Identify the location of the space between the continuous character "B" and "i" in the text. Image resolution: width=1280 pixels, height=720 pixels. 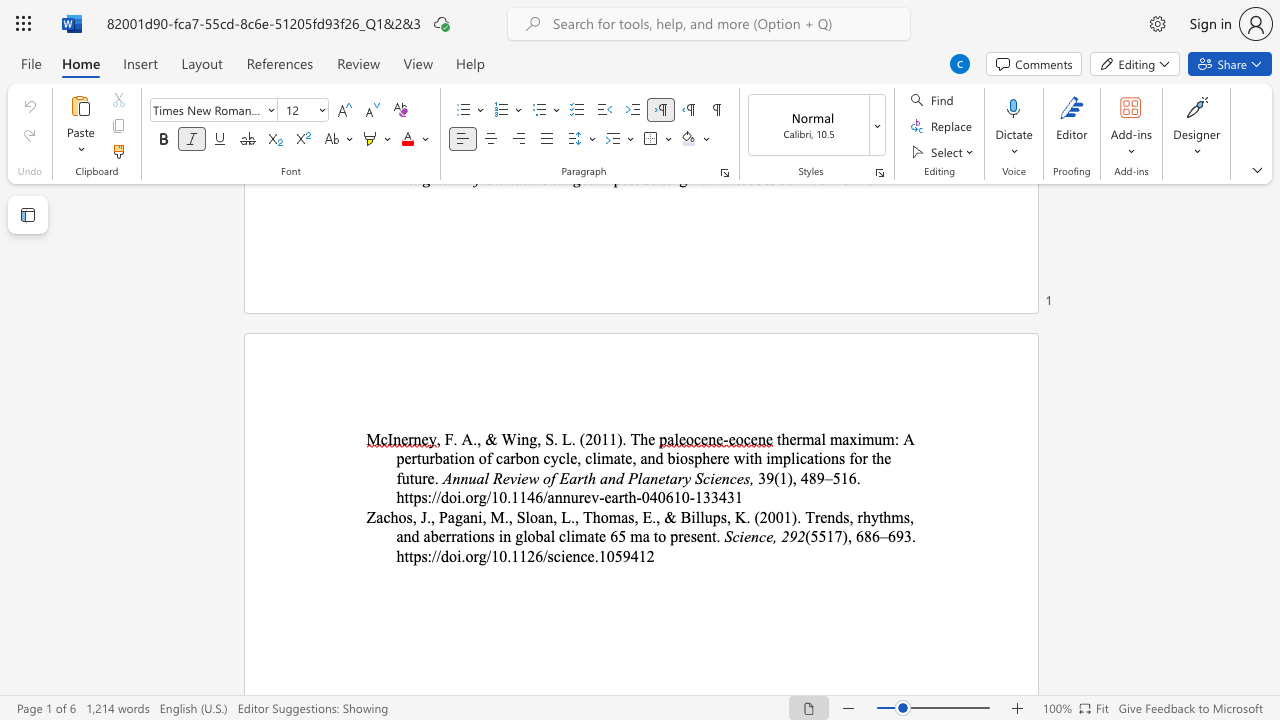
(689, 516).